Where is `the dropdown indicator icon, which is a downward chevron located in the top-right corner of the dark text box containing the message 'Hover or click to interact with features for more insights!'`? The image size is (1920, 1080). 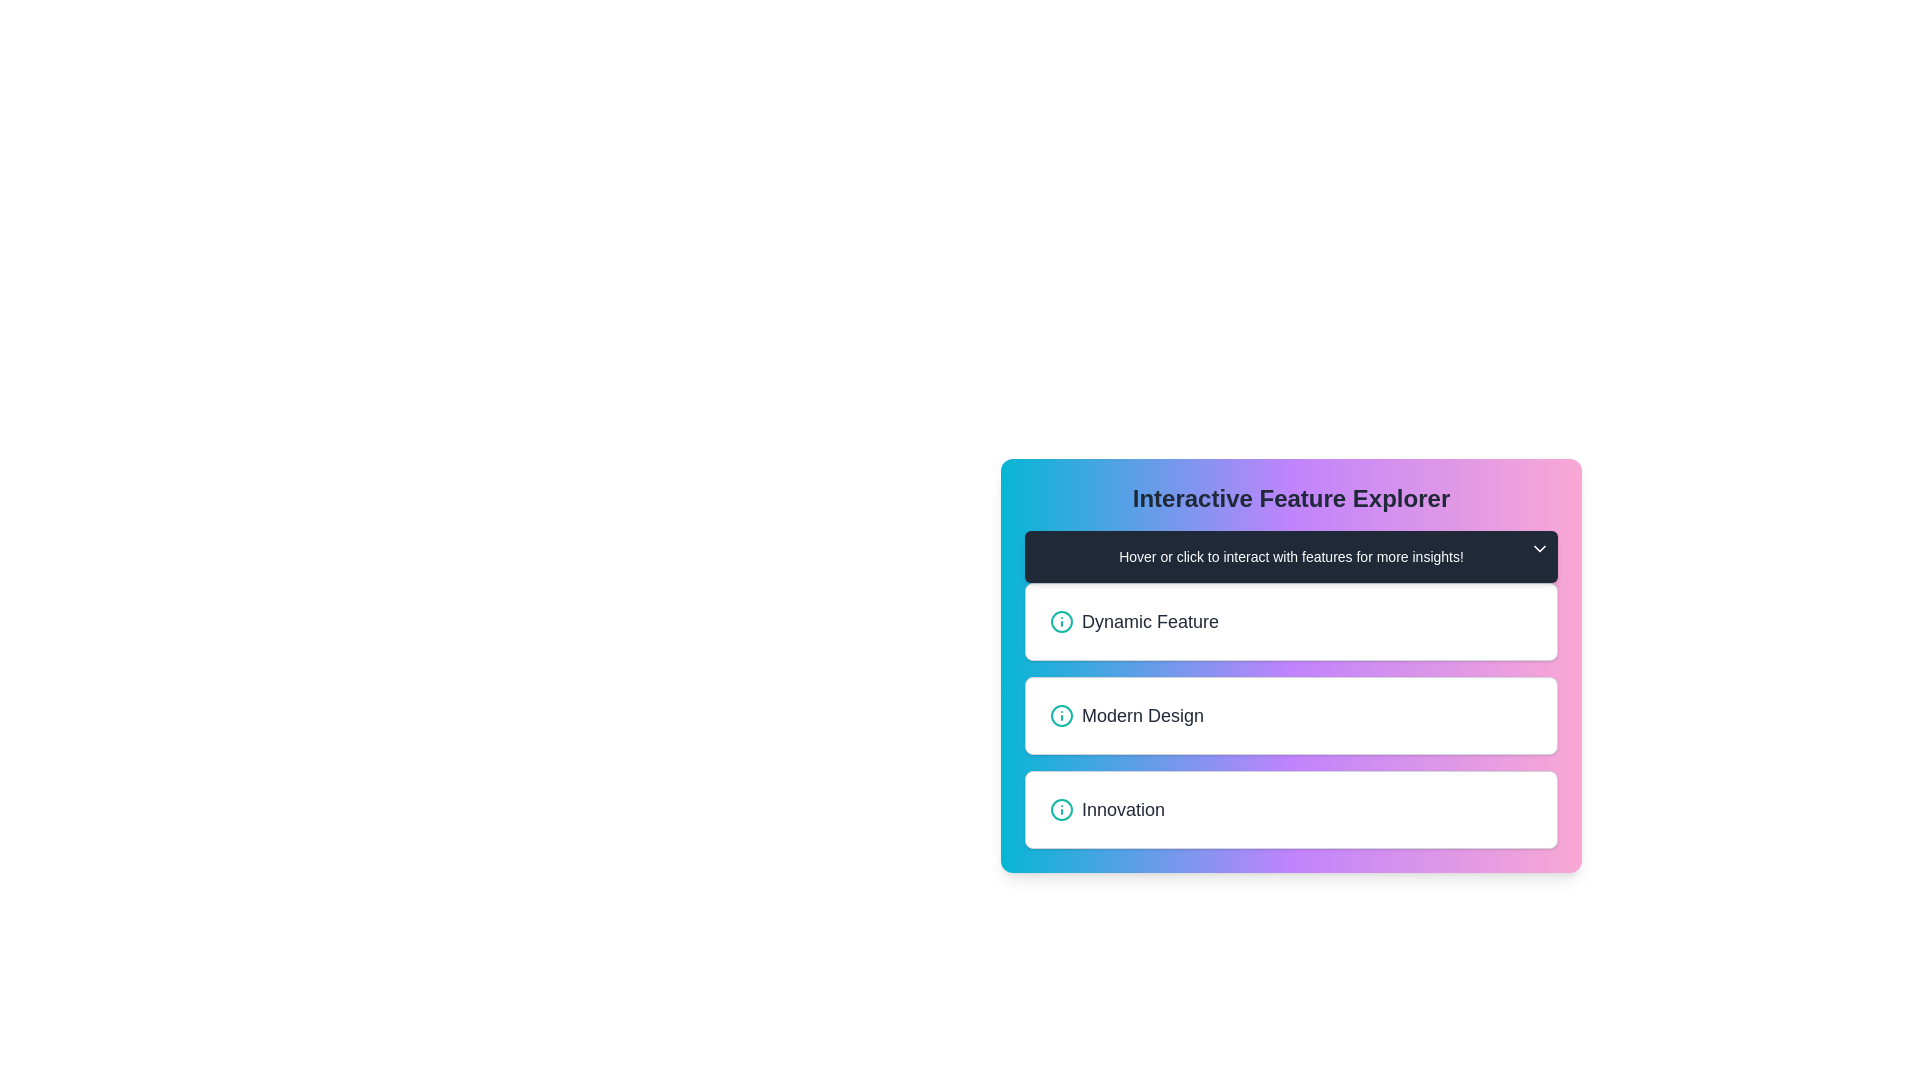
the dropdown indicator icon, which is a downward chevron located in the top-right corner of the dark text box containing the message 'Hover or click to interact with features for more insights!' is located at coordinates (1539, 548).